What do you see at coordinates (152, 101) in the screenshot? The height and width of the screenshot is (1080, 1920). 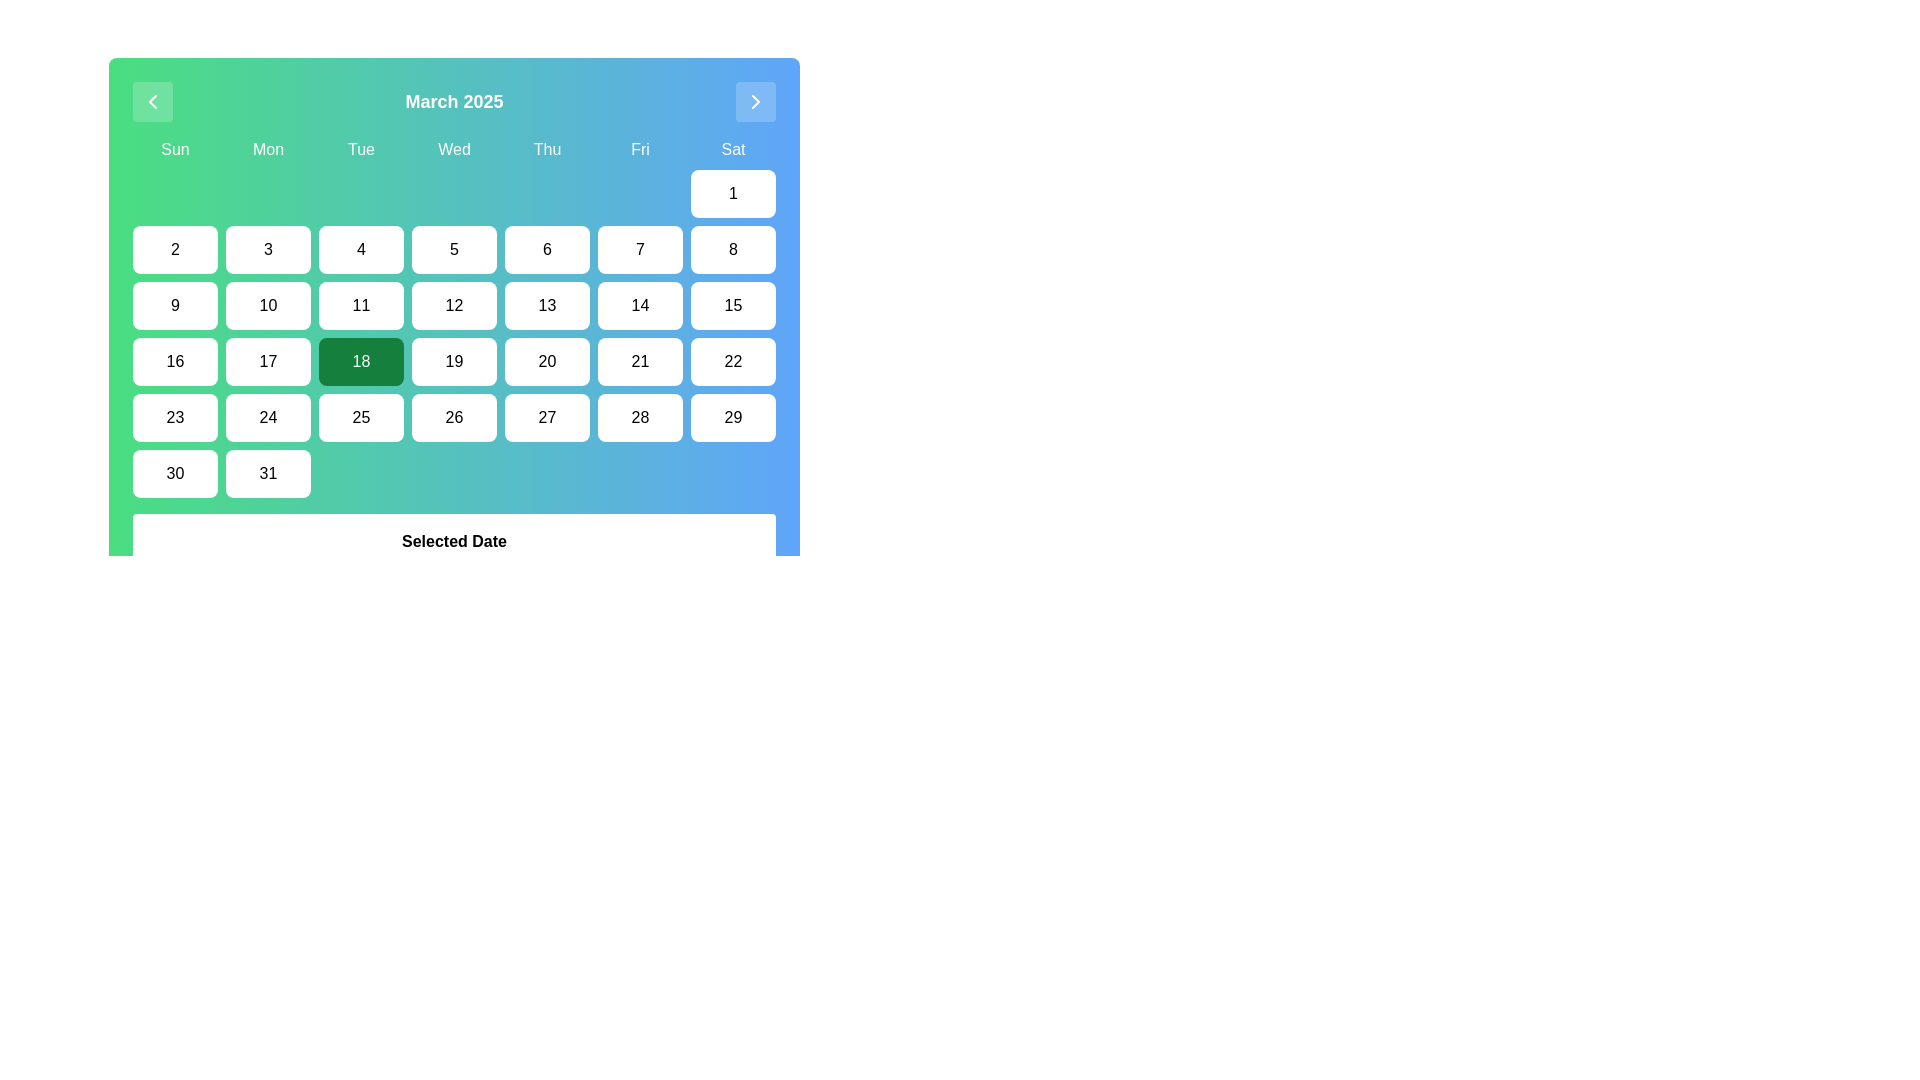 I see `the left-pointing chevron icon within the navigation button in the top-left corner of the calendar interface to move to the previous month` at bounding box center [152, 101].